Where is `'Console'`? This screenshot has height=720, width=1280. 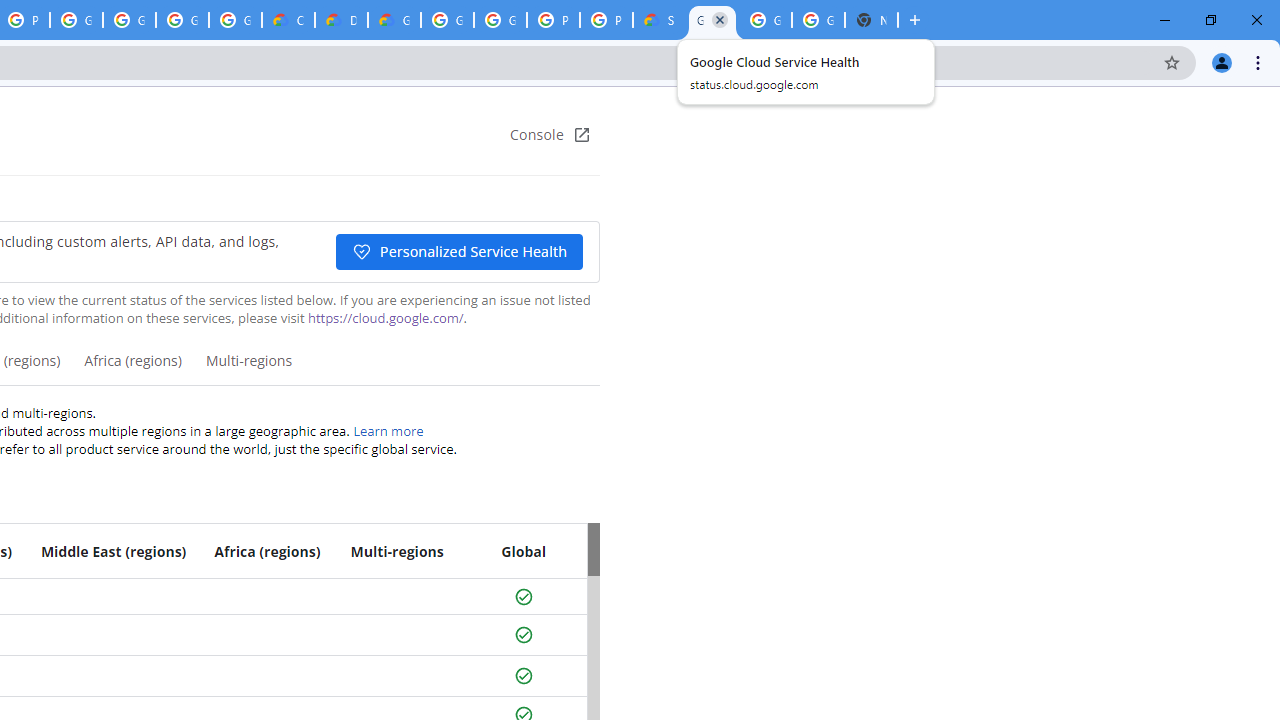 'Console' is located at coordinates (550, 135).